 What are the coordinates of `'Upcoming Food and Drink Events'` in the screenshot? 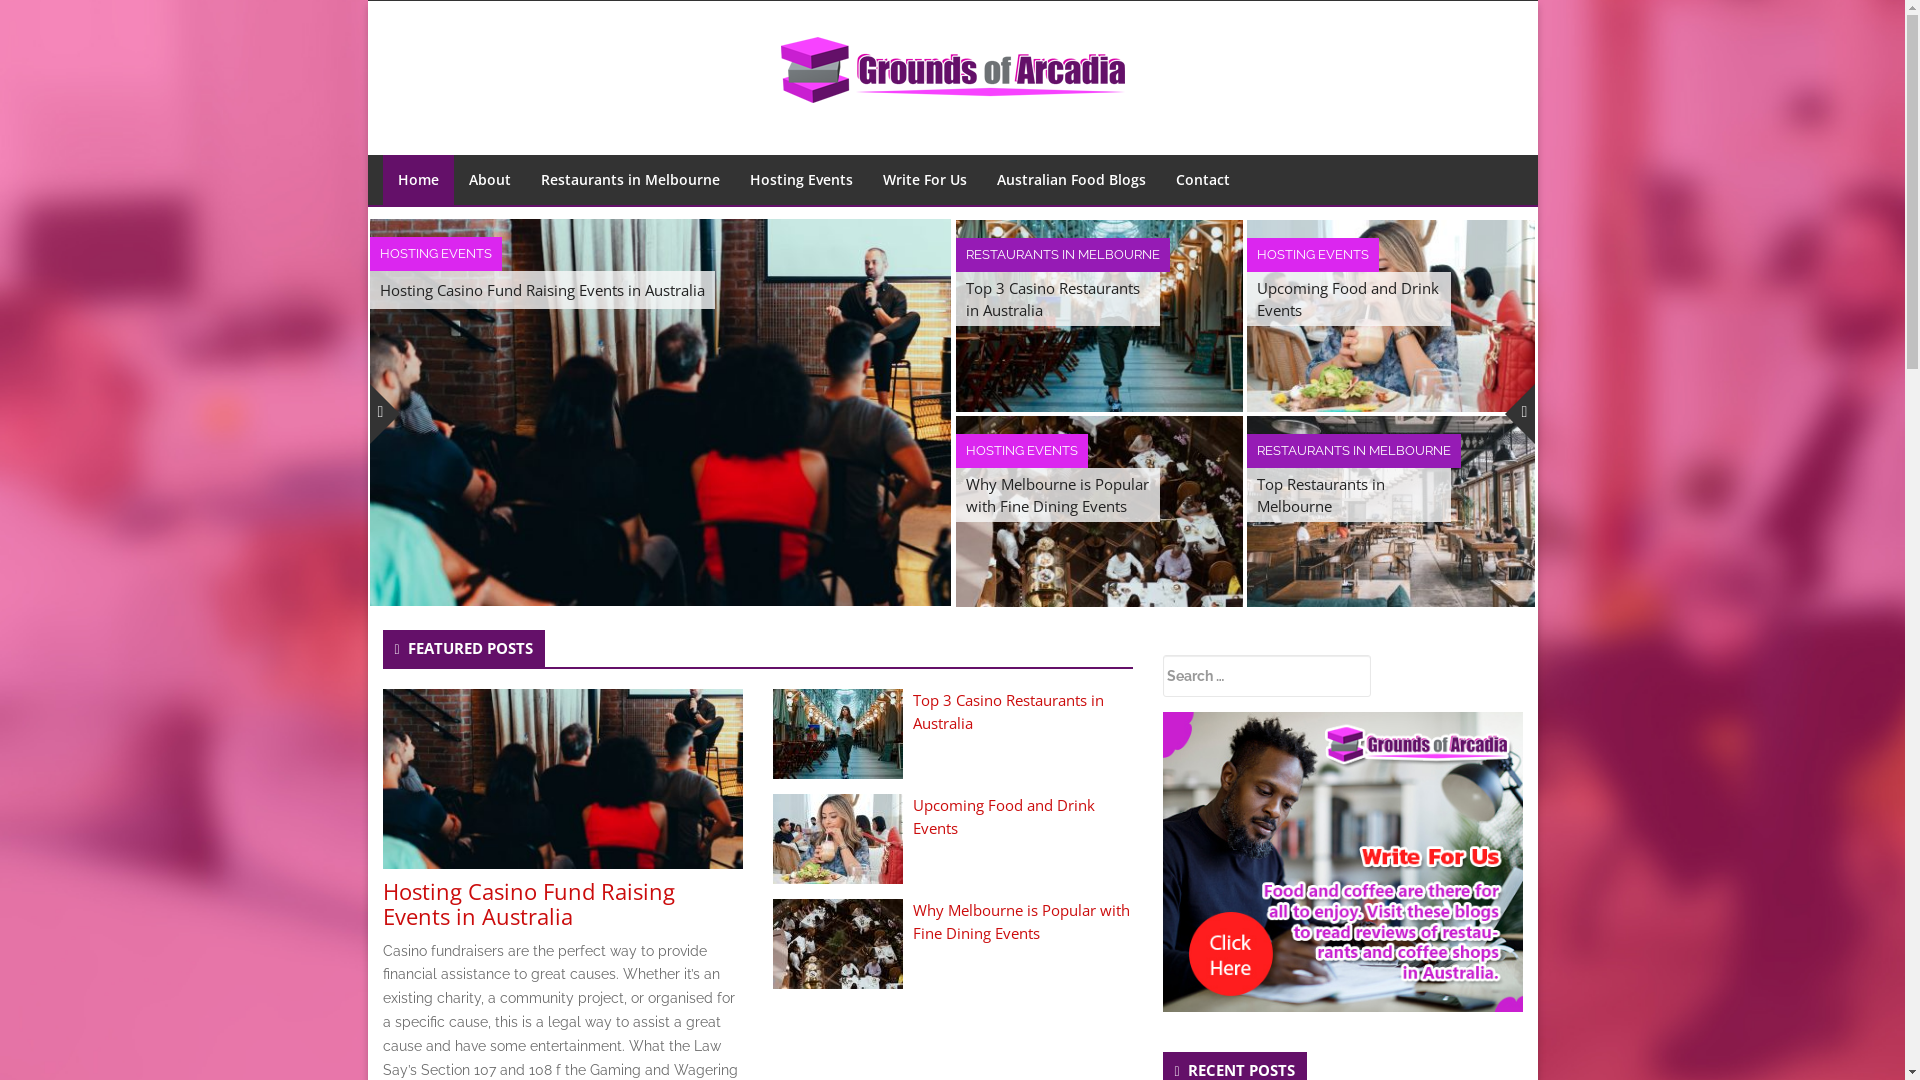 It's located at (1246, 315).